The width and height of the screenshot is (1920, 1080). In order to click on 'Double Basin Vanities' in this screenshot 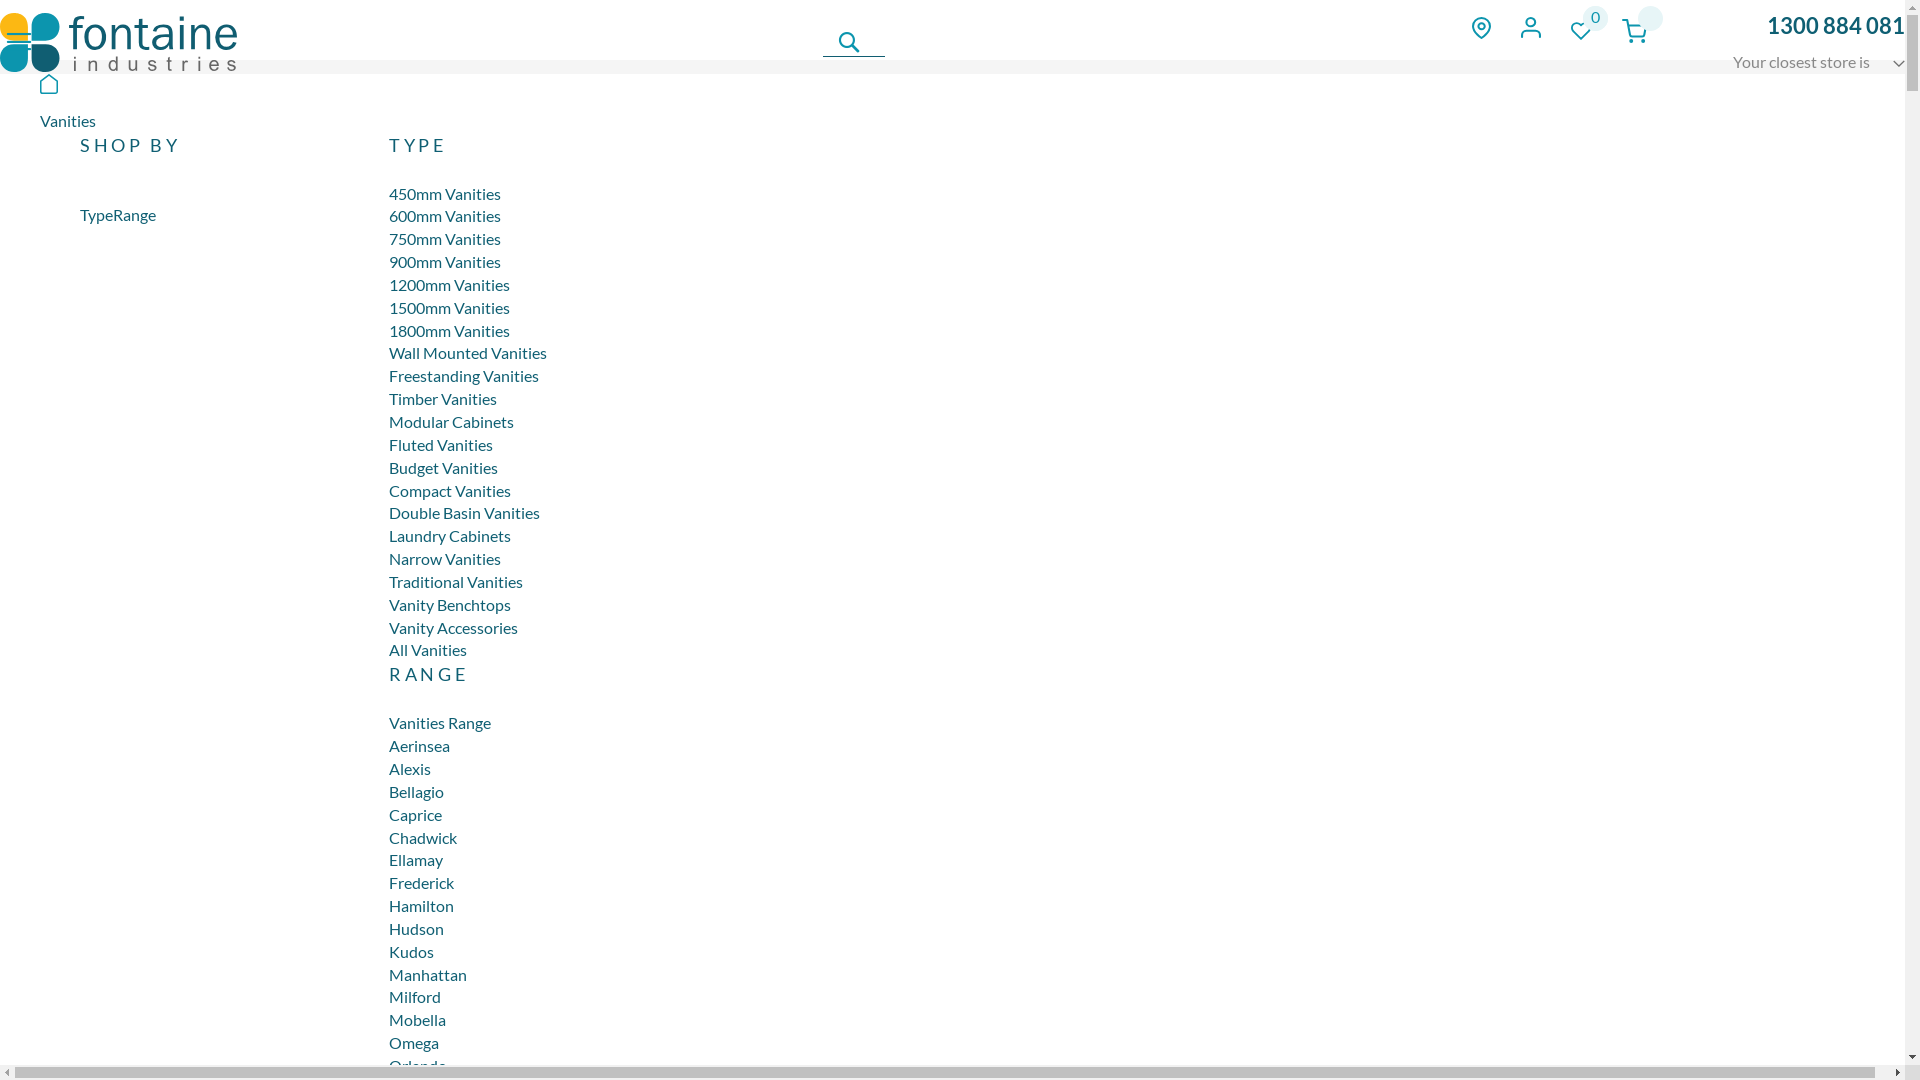, I will do `click(463, 511)`.